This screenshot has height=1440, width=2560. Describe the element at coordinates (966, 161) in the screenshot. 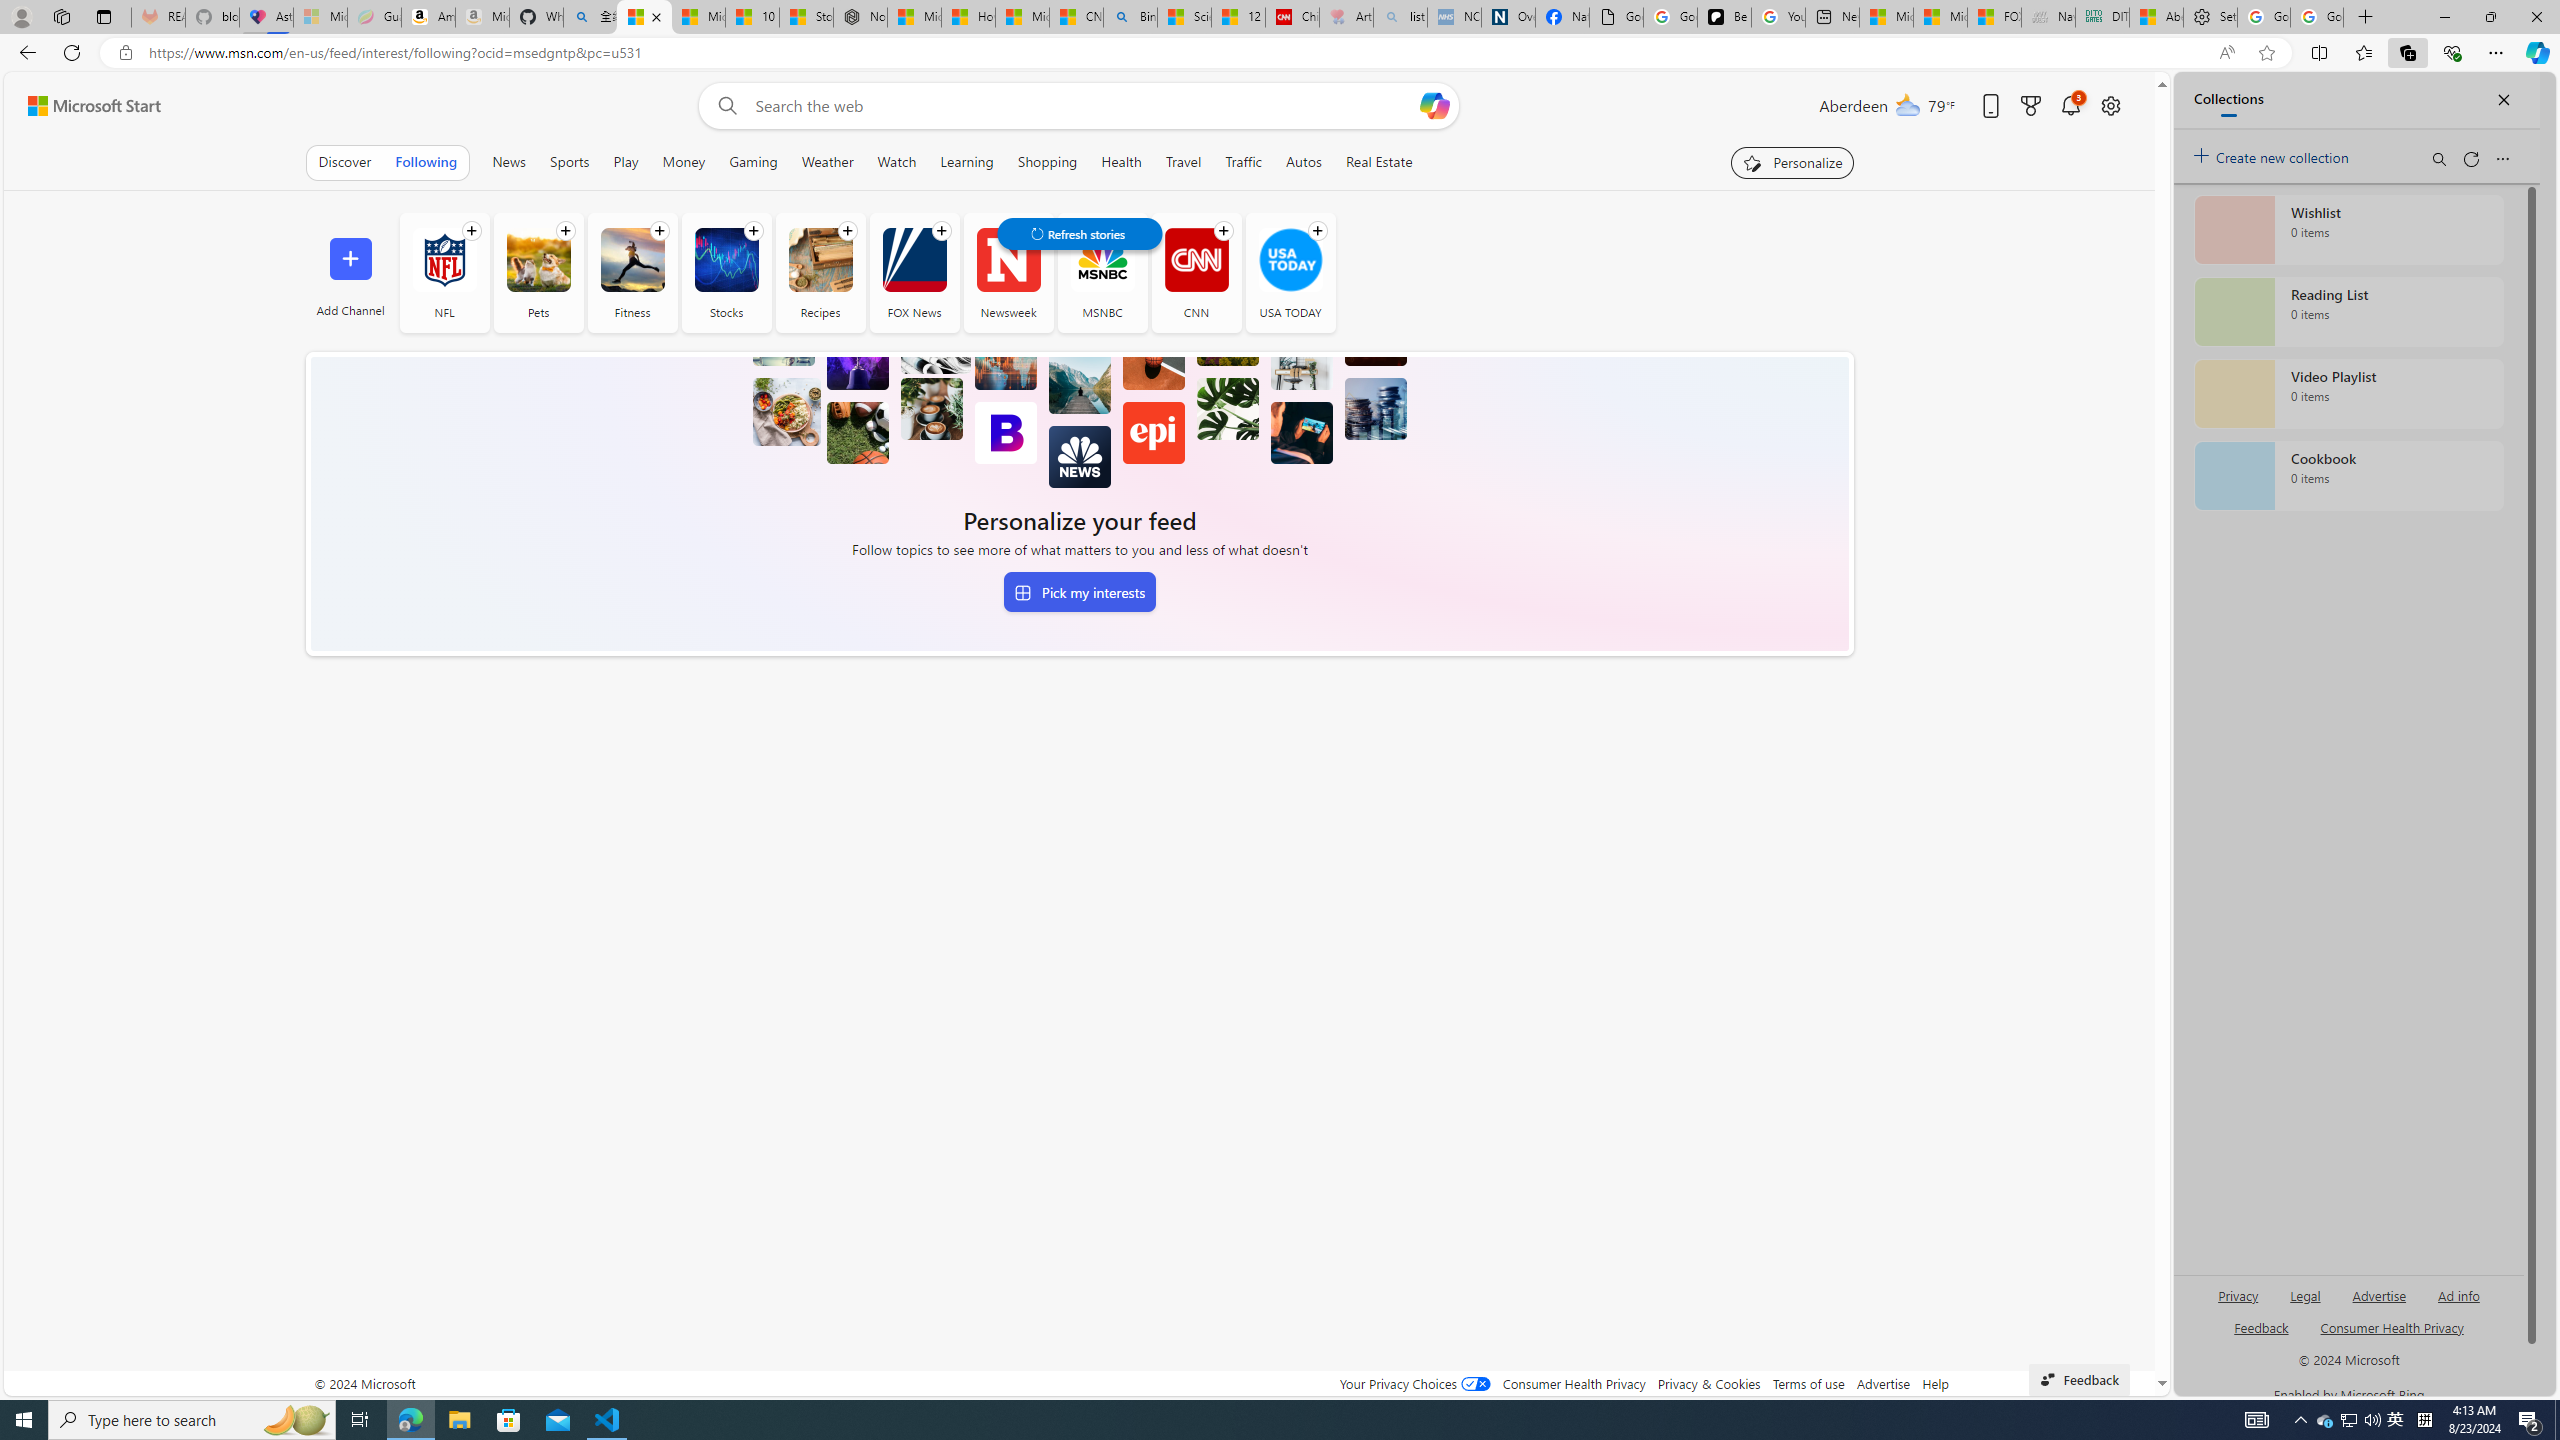

I see `'Learning'` at that location.